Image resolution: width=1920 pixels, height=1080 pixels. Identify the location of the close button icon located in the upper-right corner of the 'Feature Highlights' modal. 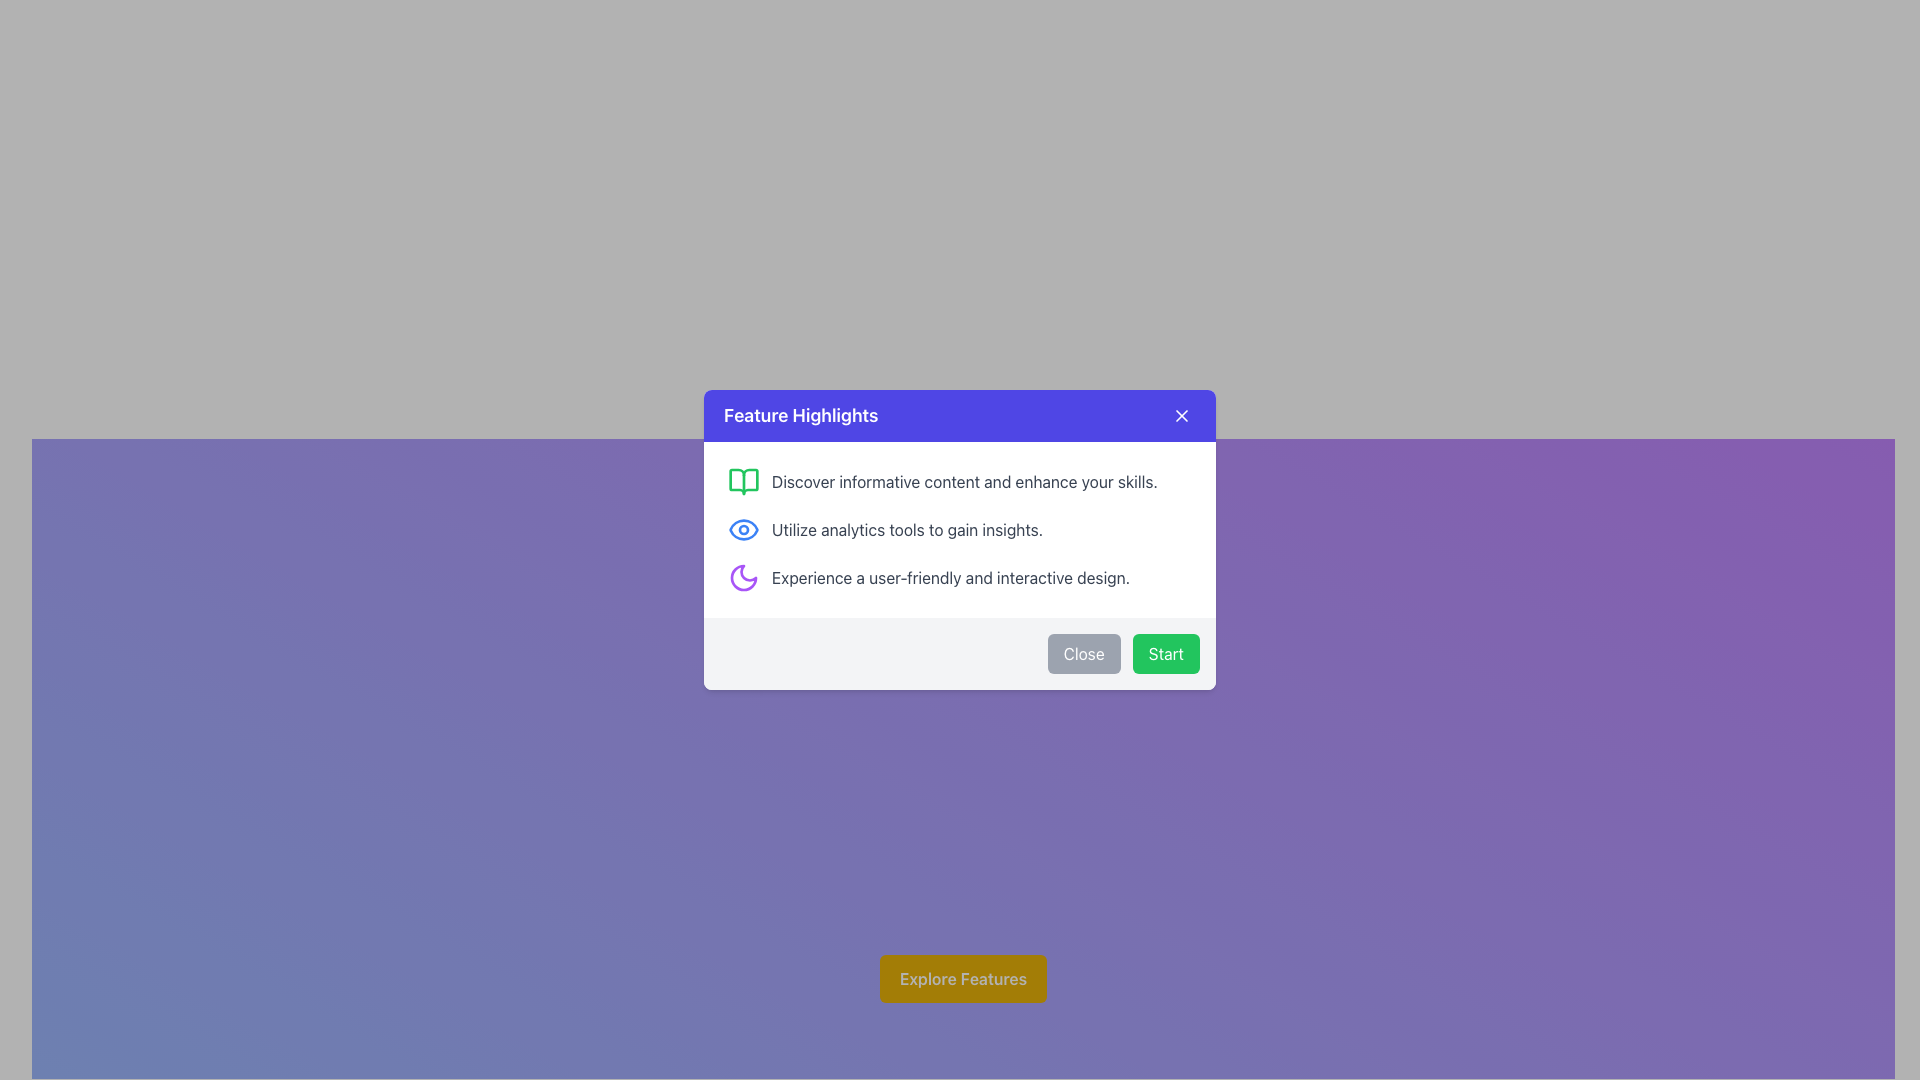
(1181, 415).